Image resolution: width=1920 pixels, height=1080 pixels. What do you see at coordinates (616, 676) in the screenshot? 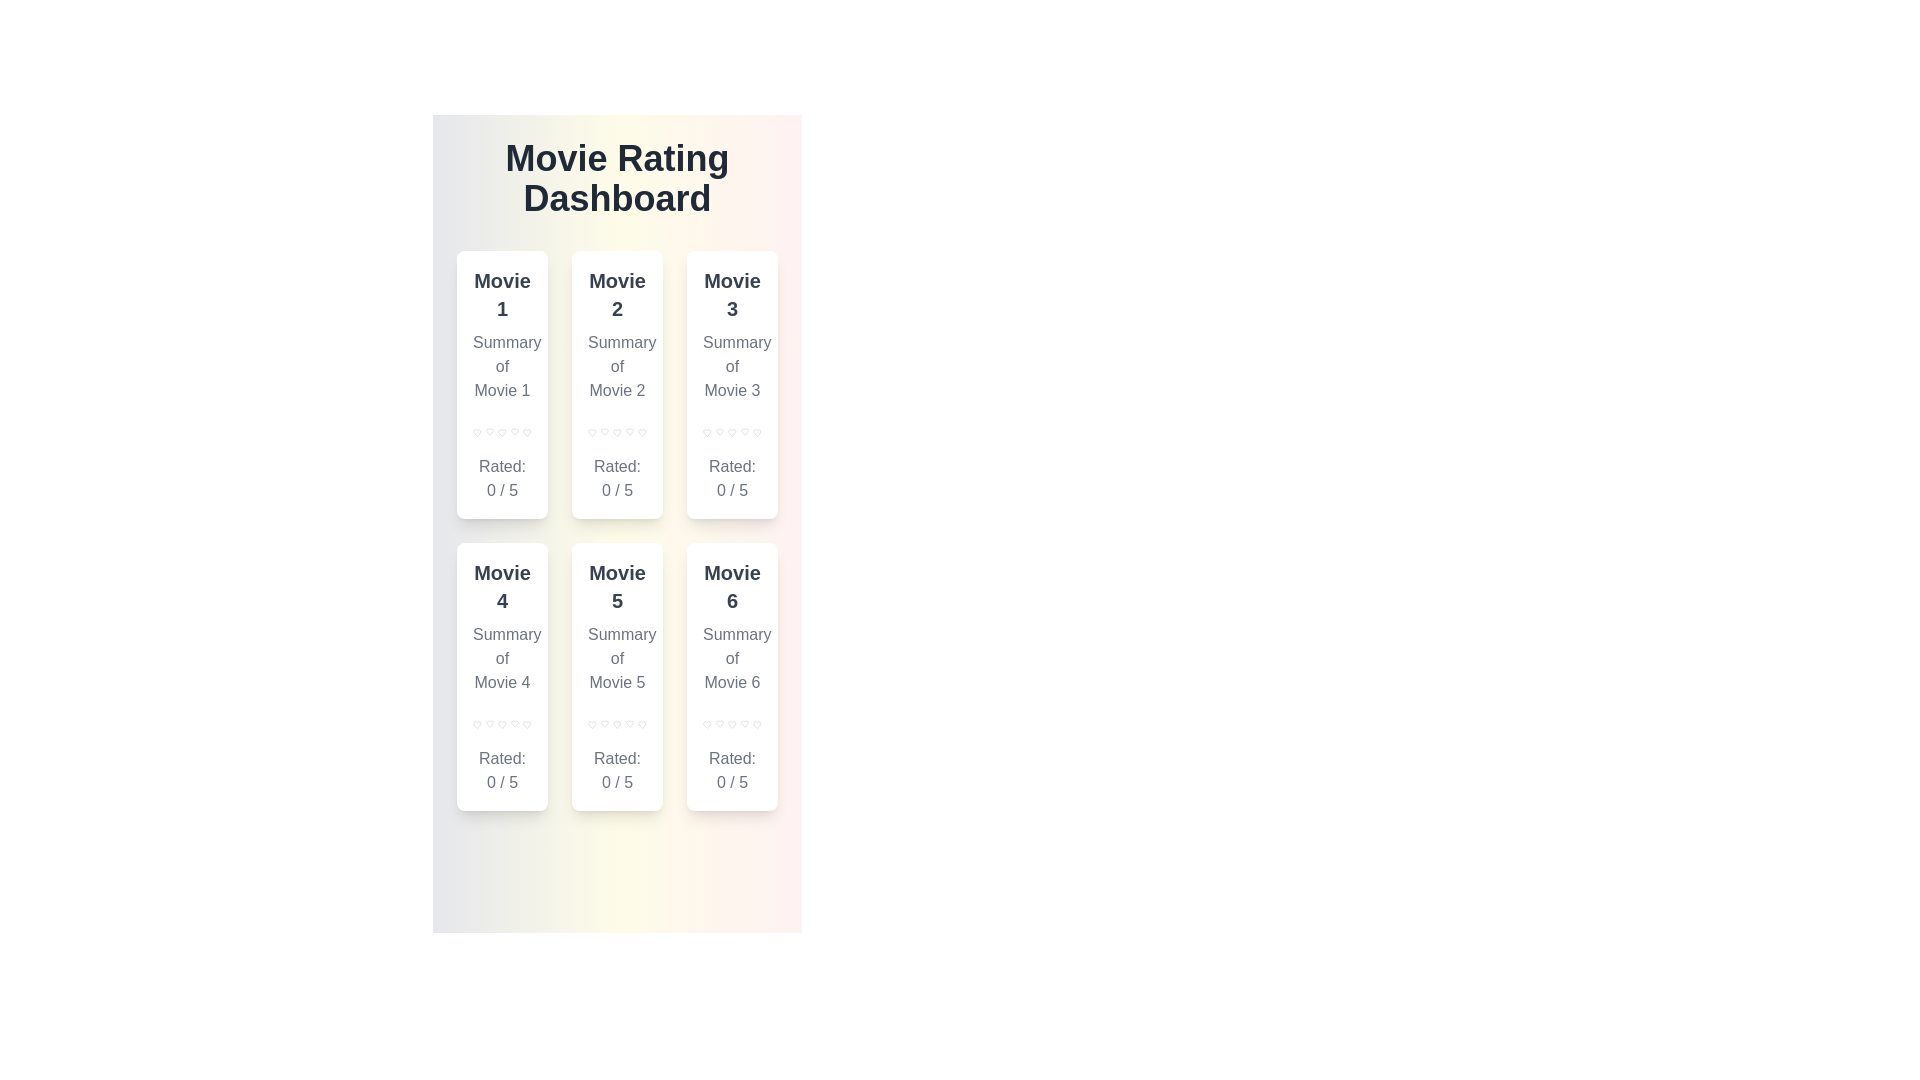
I see `the movie card for Movie 5` at bounding box center [616, 676].